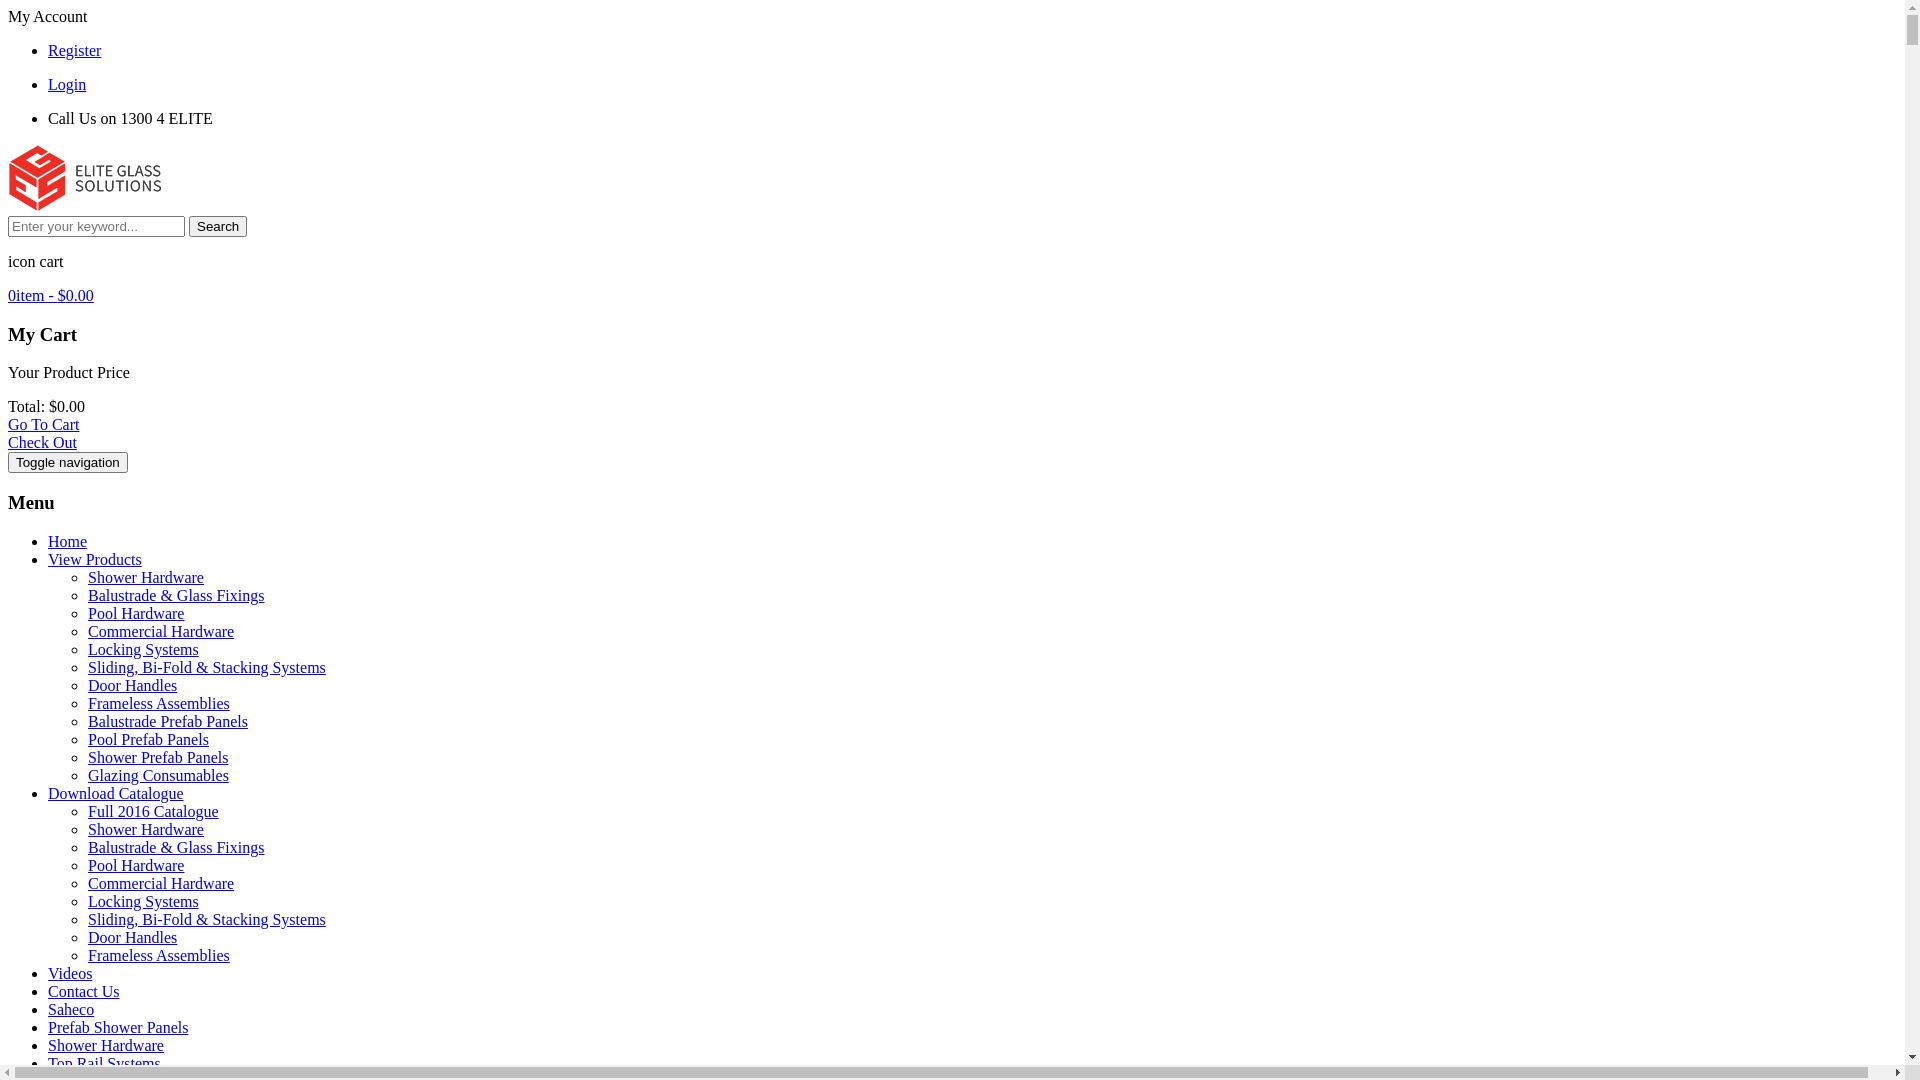  I want to click on 'Register', so click(48, 49).